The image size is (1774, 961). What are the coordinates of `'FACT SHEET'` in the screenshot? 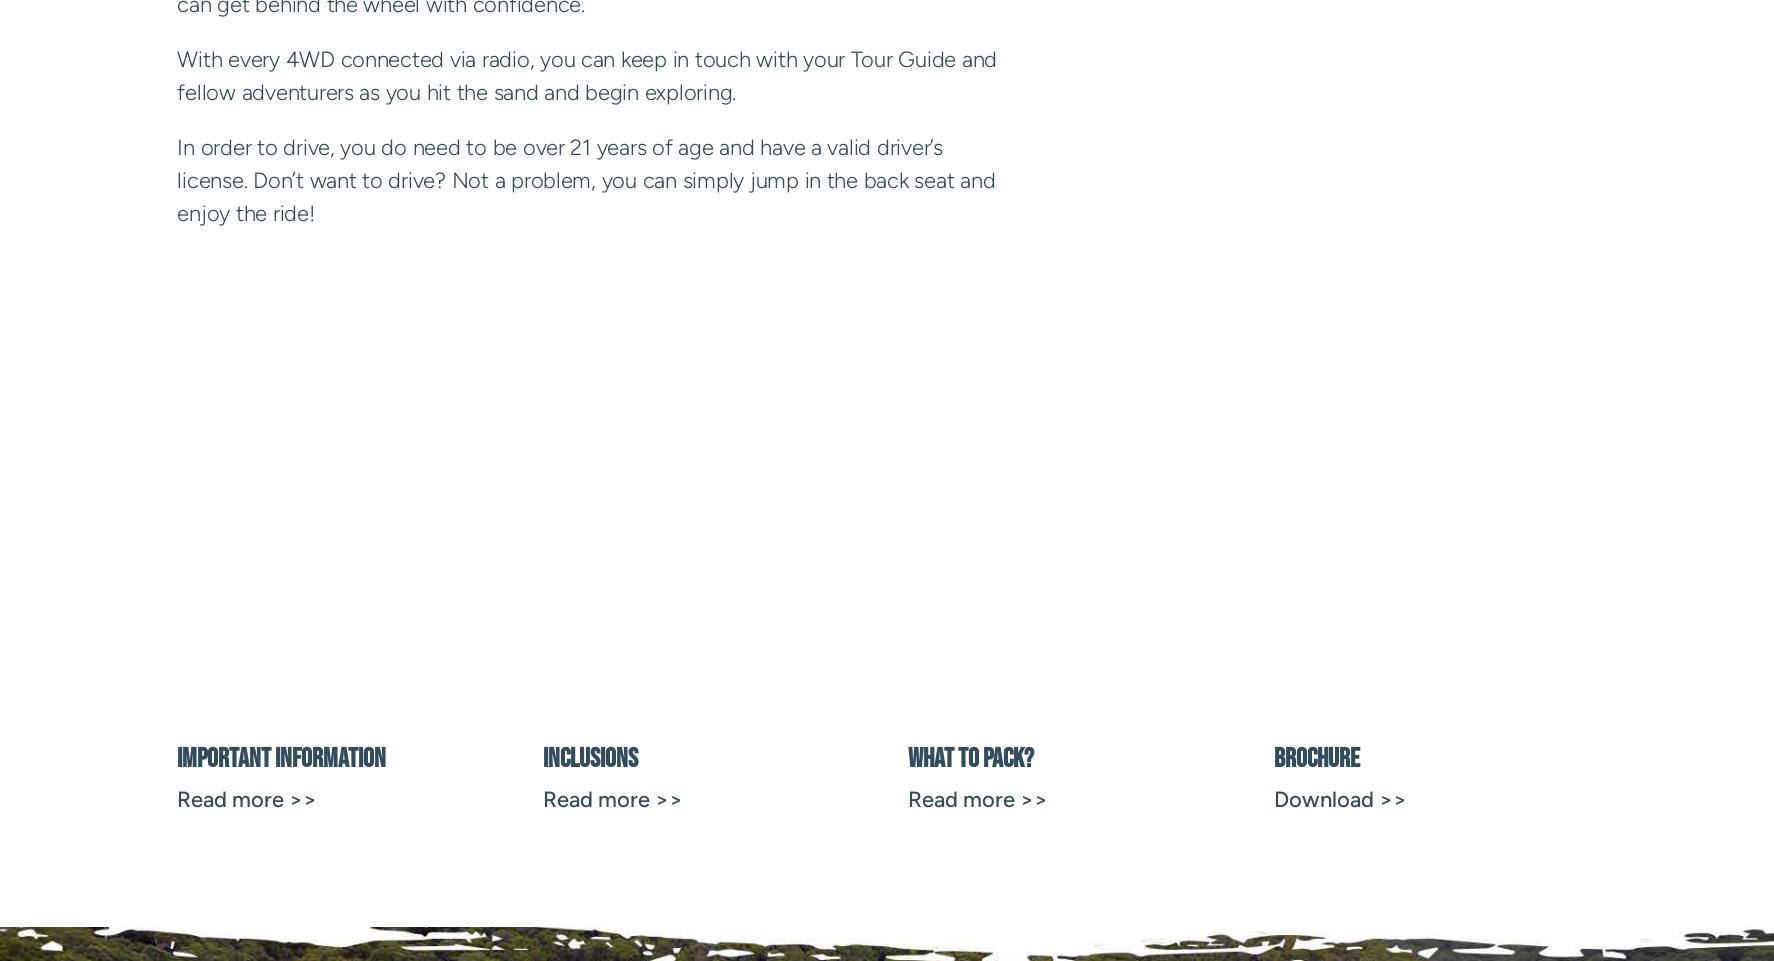 It's located at (545, 551).